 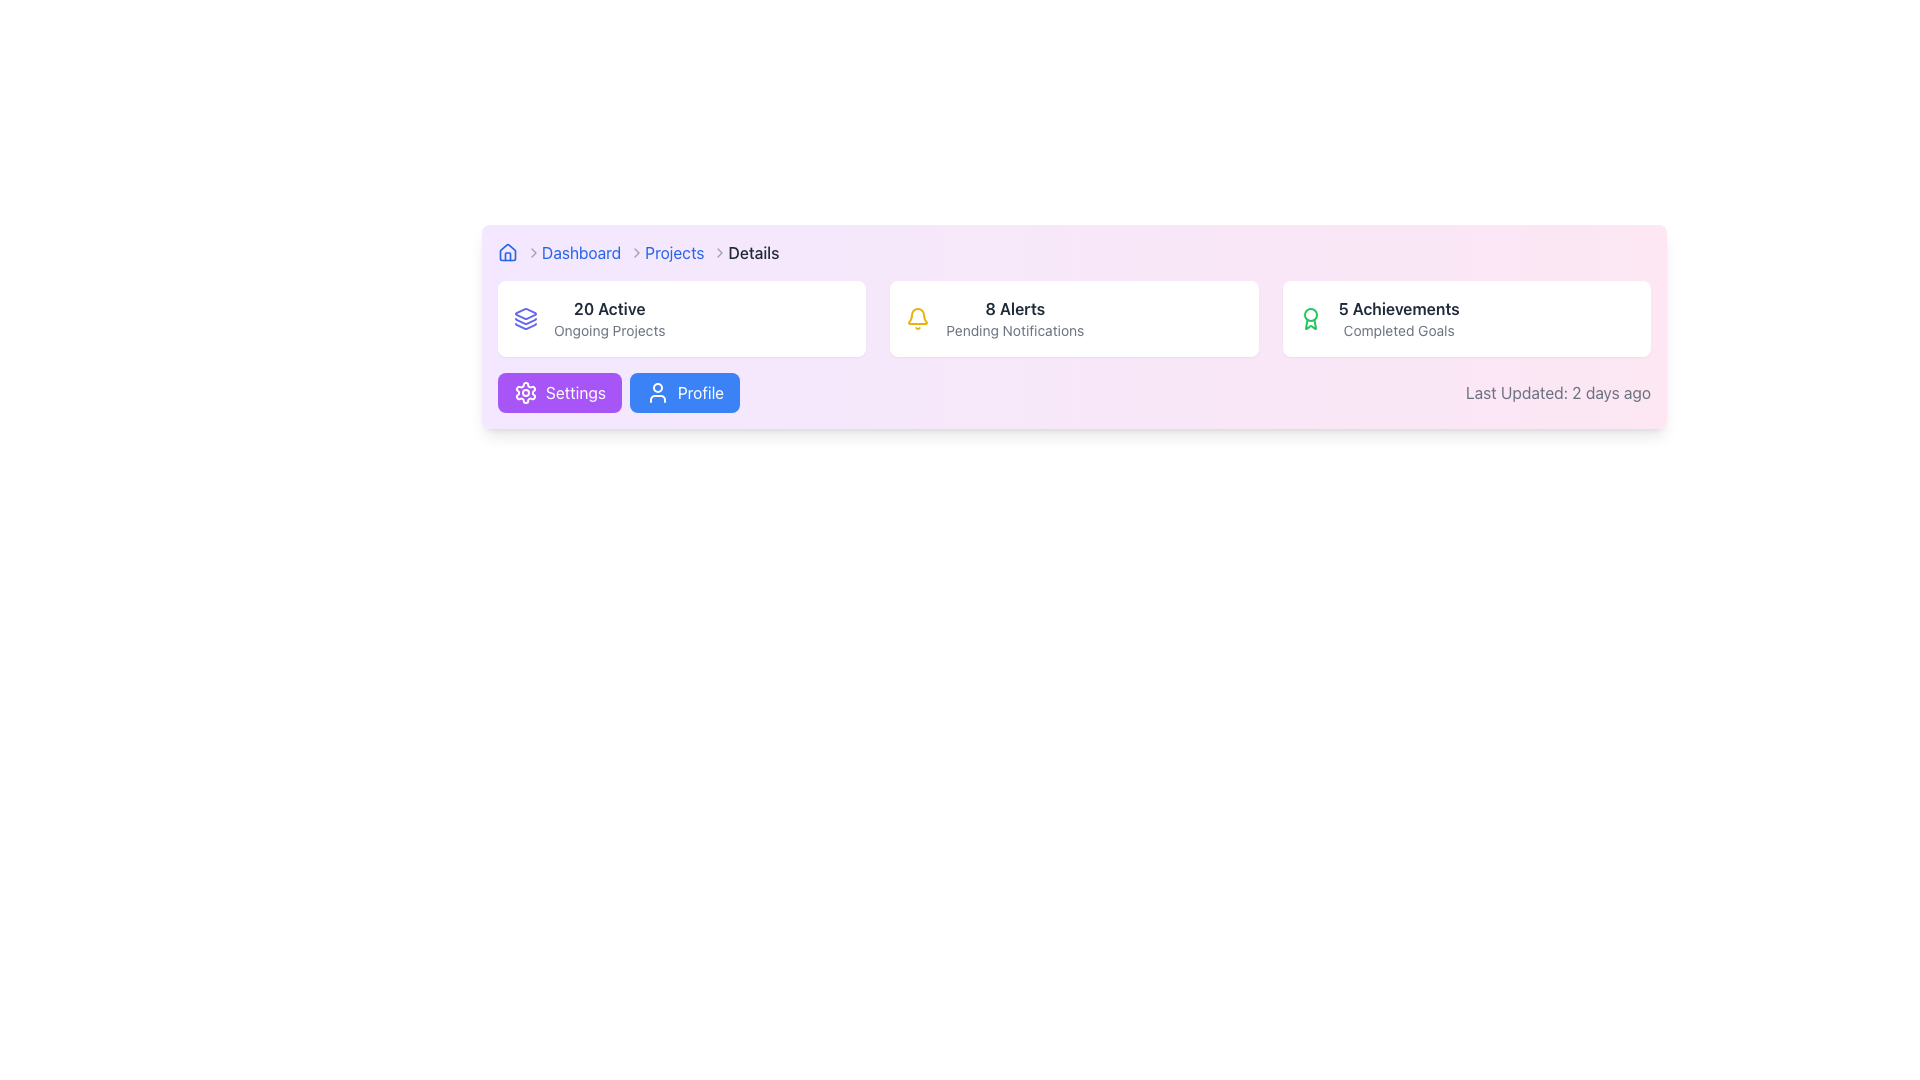 I want to click on the 'Profile' button that contains the user profile SVG icon, which is styled with a blue background and white border, so click(x=657, y=393).